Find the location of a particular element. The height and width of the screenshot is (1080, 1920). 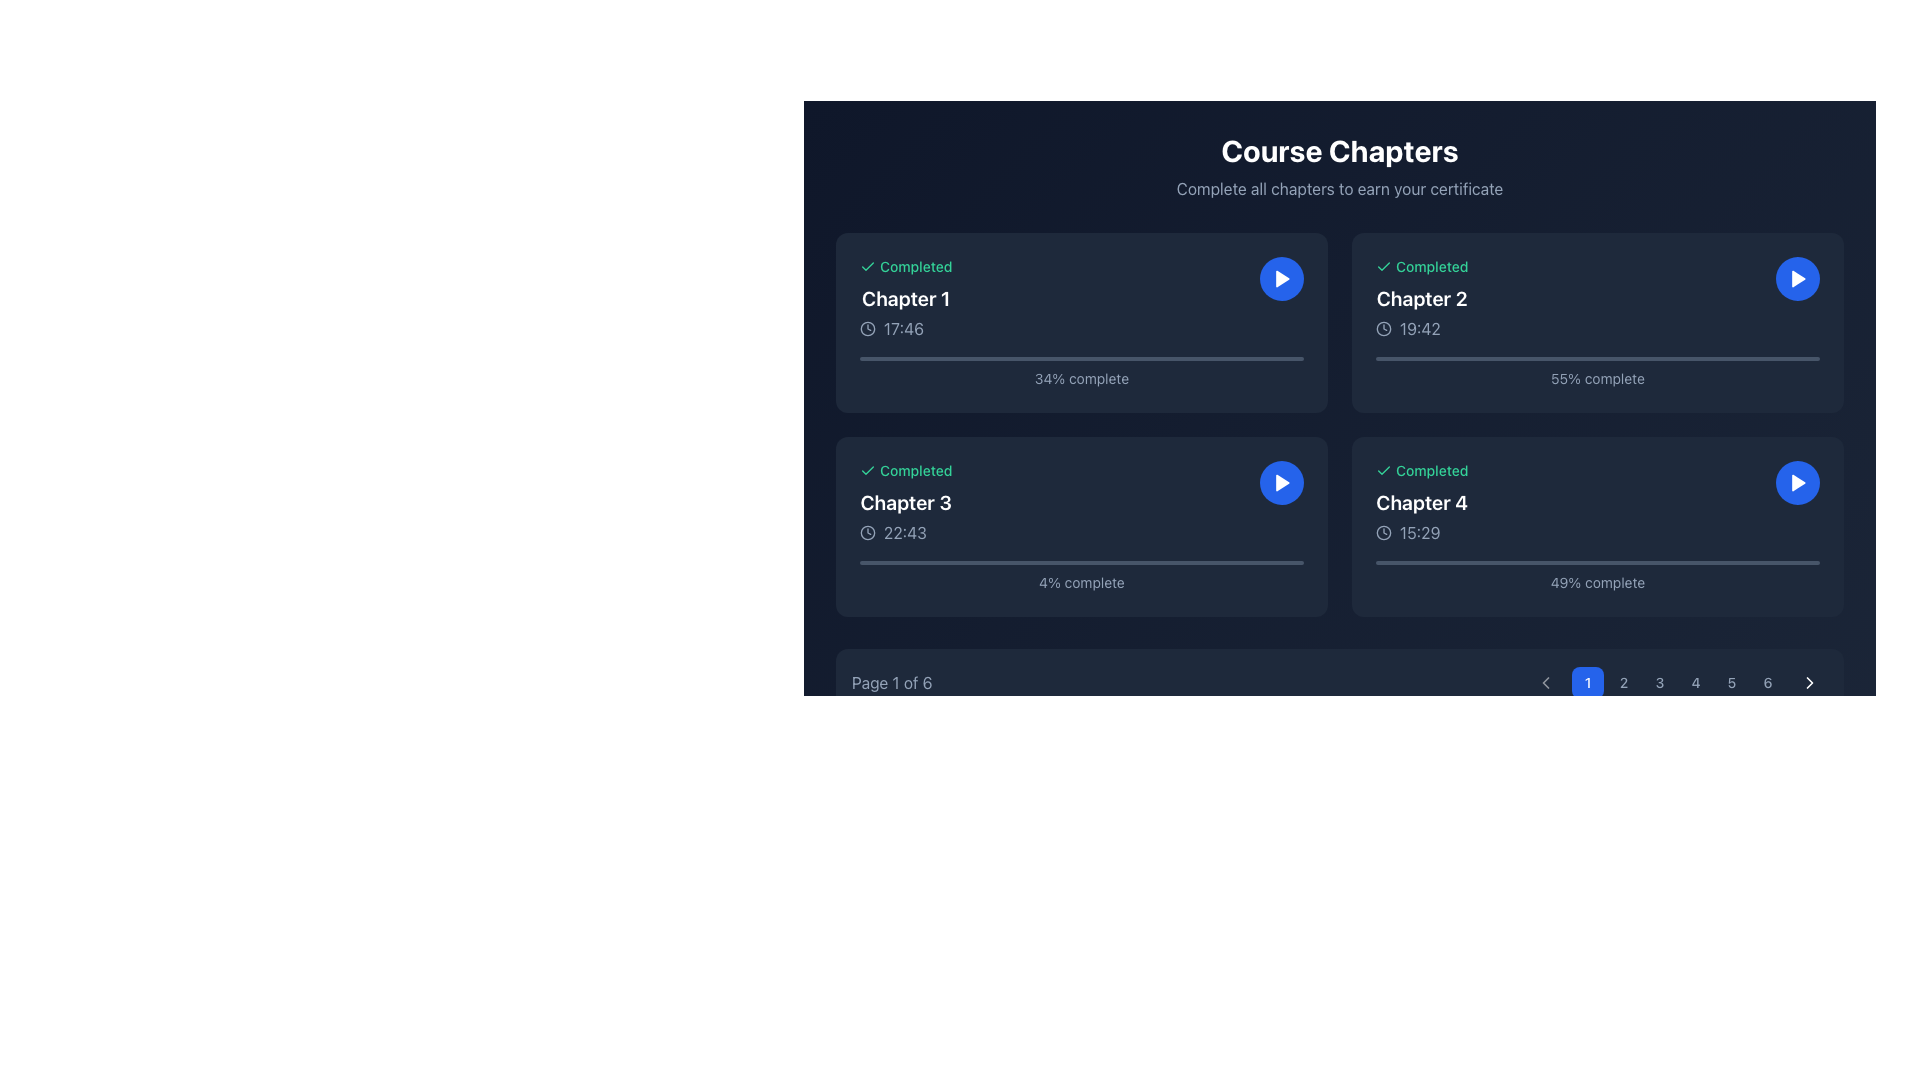

the Informational Card displaying the chapter status 'Completed', which is located in the upper-right corner of the grid layout, next to 'Chapter 1' is located at coordinates (1597, 299).